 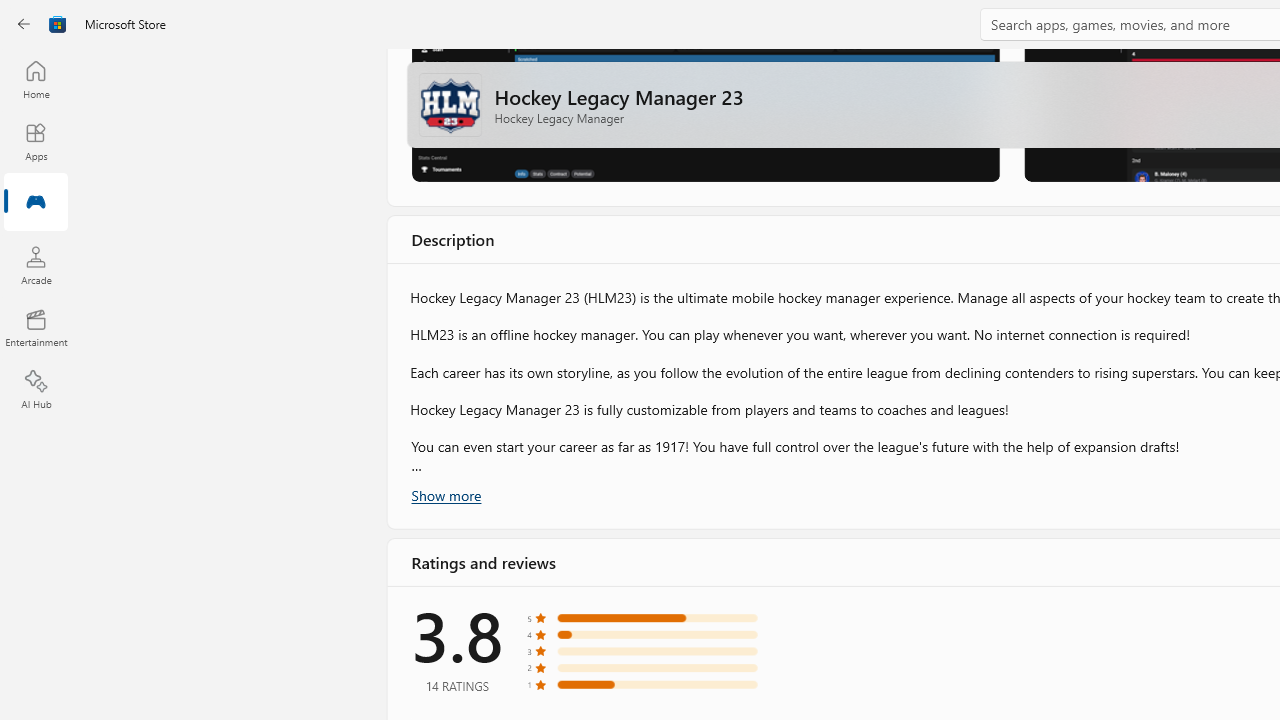 What do you see at coordinates (58, 24) in the screenshot?
I see `'Class: Image'` at bounding box center [58, 24].